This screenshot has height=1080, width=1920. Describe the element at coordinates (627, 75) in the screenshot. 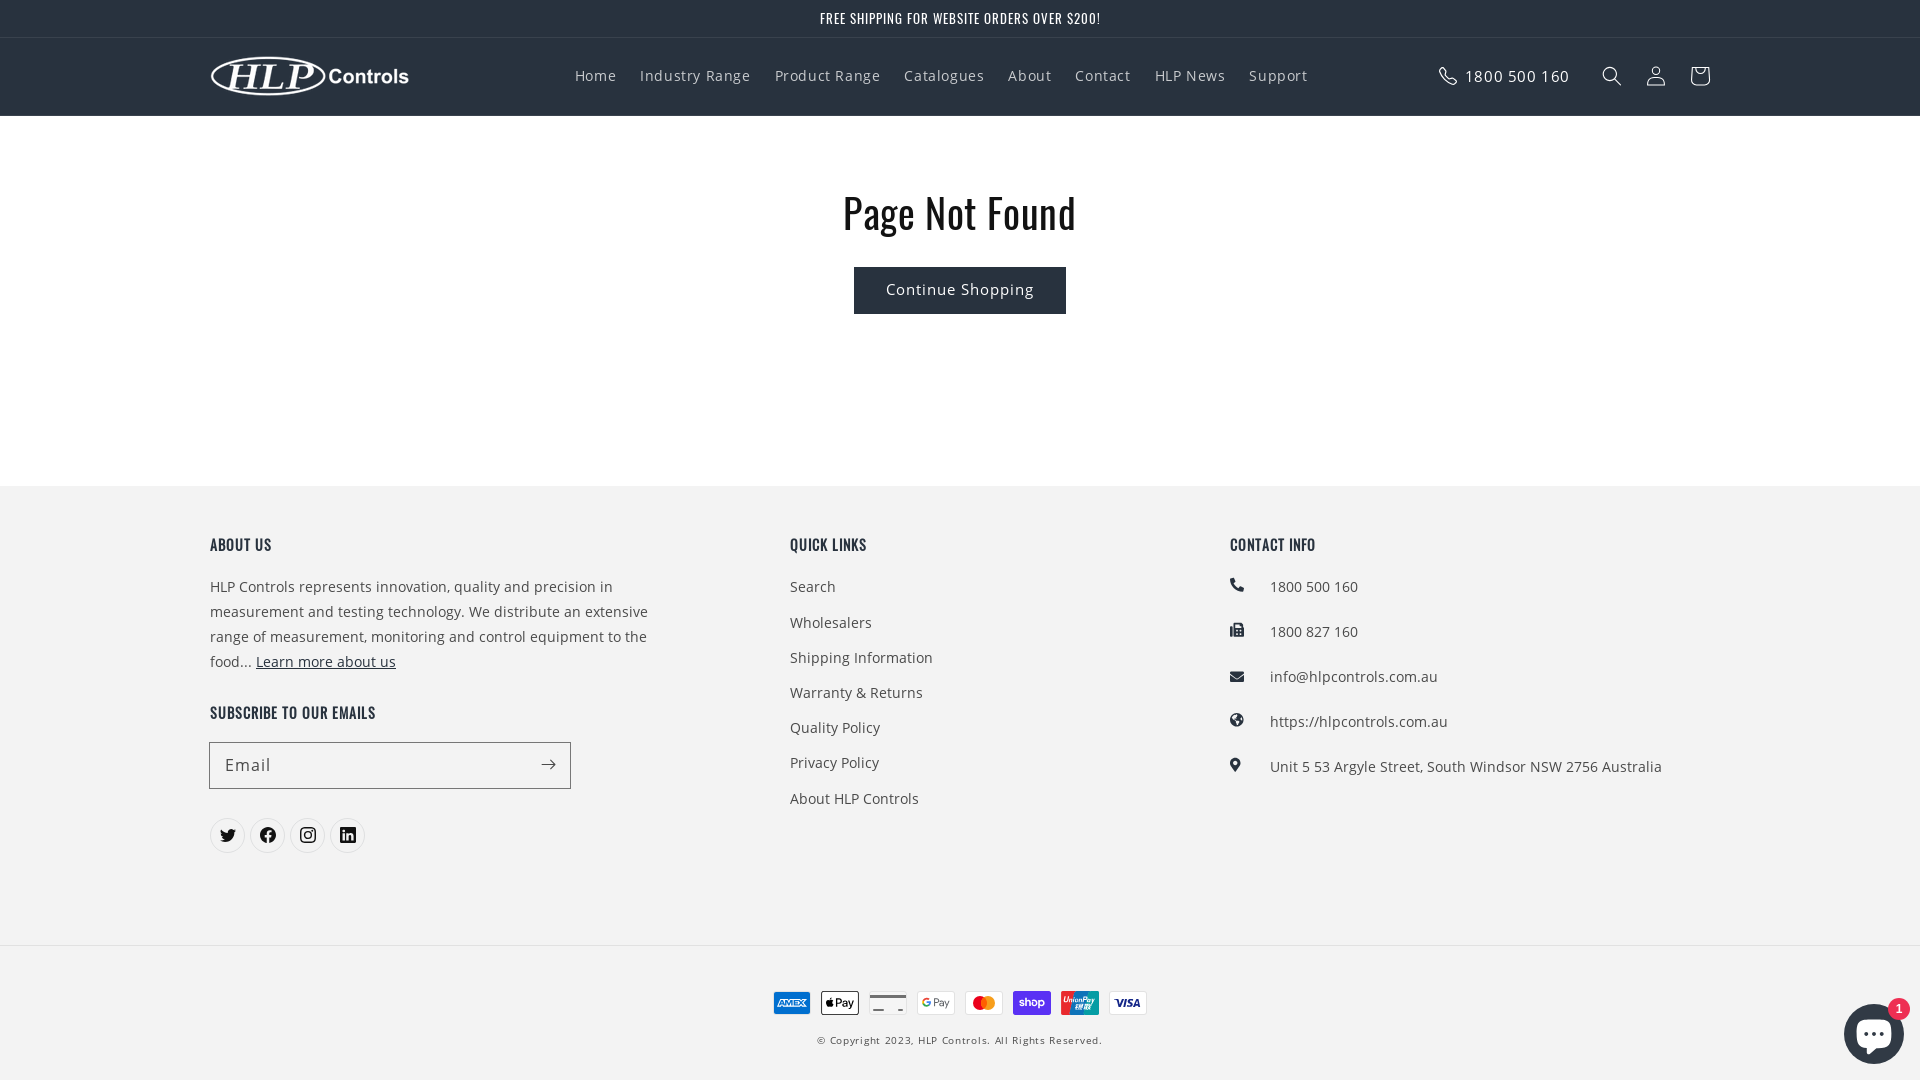

I see `'Industry Range'` at that location.